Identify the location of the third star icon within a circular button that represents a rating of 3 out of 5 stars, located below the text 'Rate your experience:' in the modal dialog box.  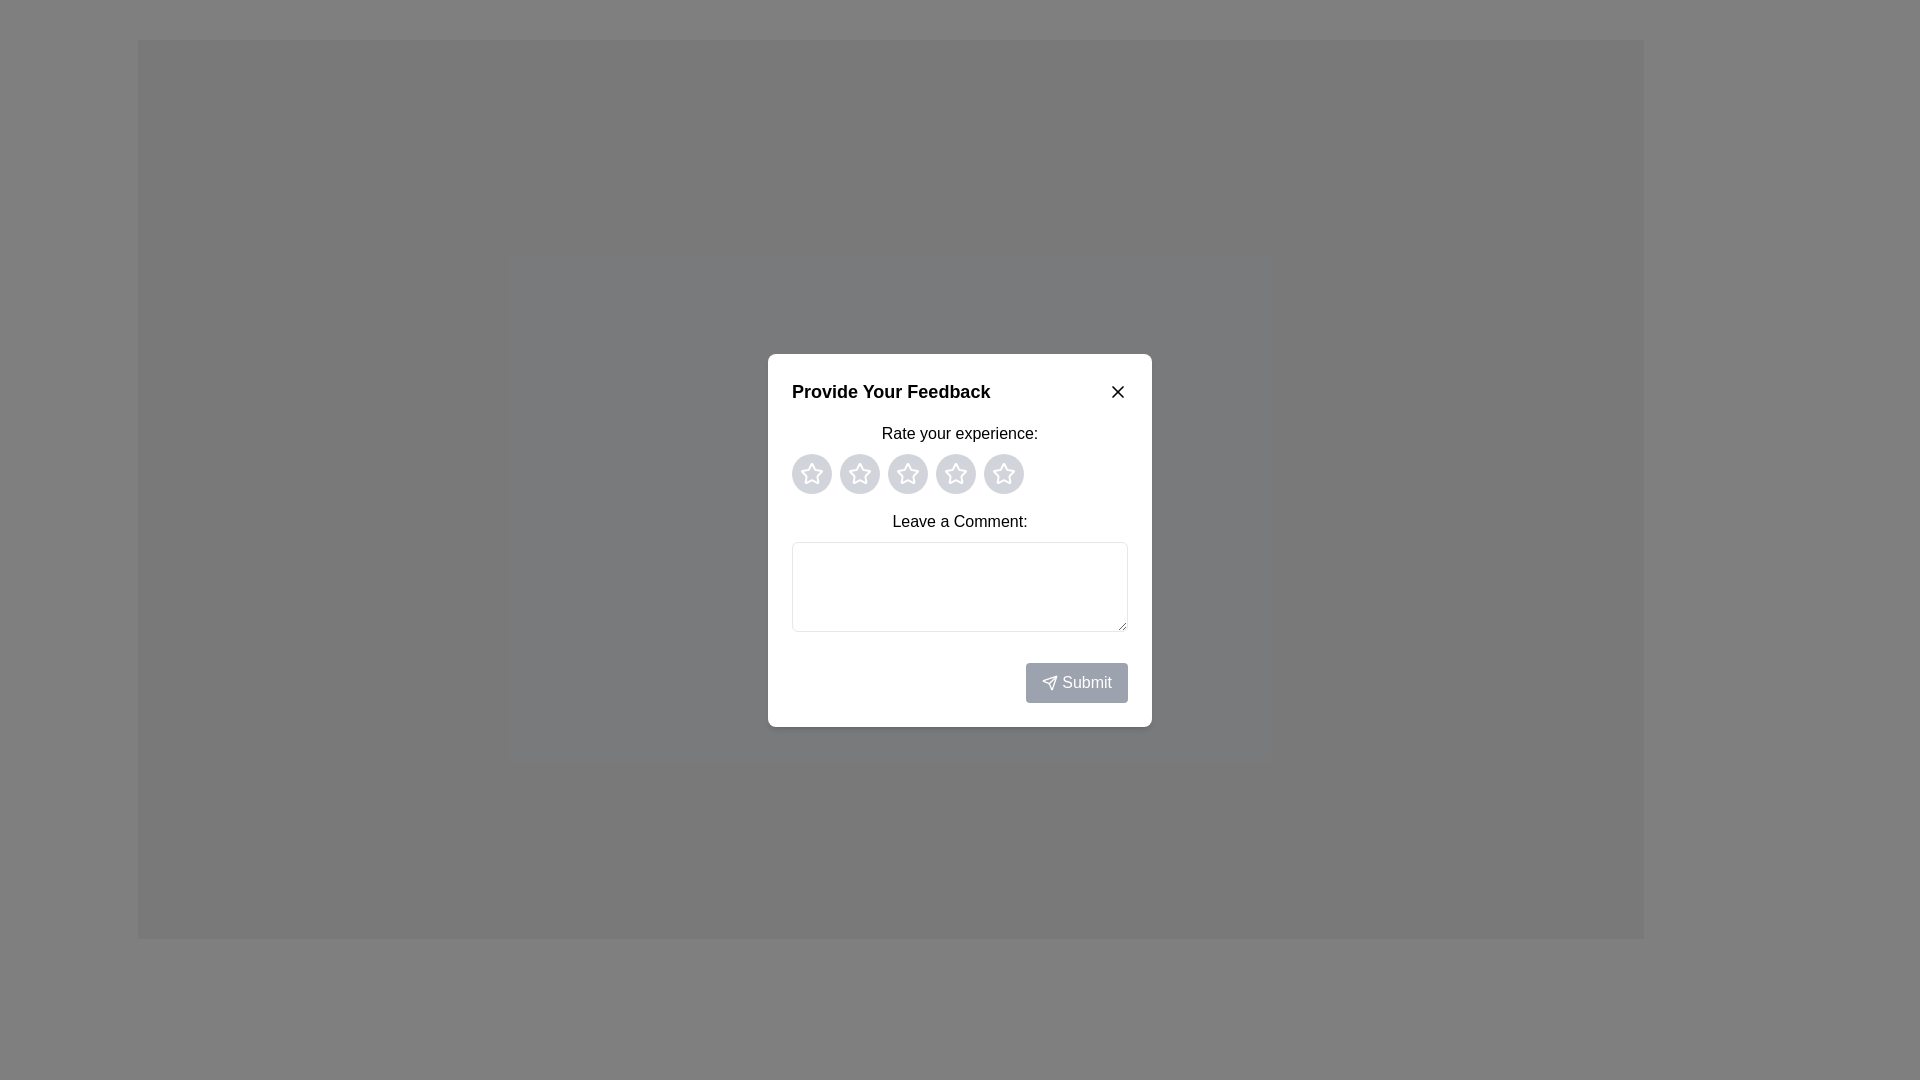
(960, 473).